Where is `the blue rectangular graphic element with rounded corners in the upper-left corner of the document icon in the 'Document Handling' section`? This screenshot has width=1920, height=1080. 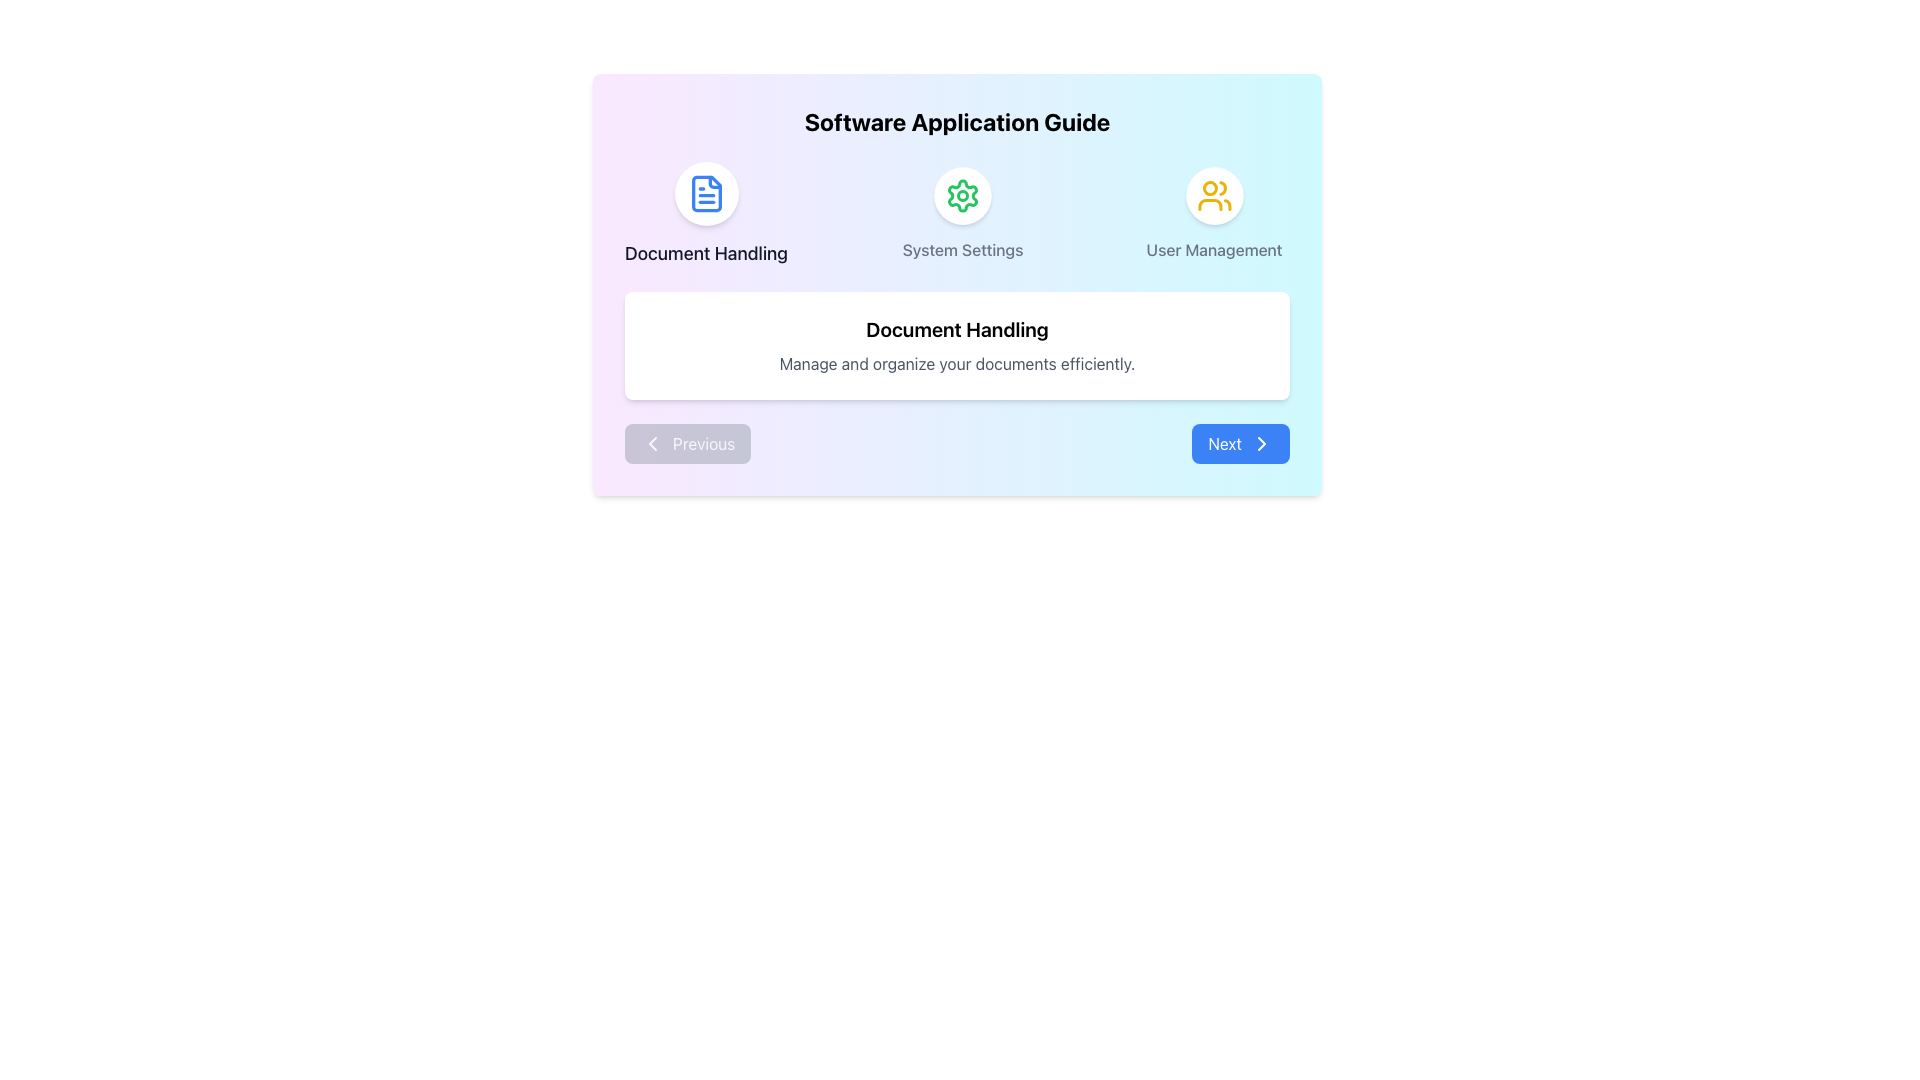
the blue rectangular graphic element with rounded corners in the upper-left corner of the document icon in the 'Document Handling' section is located at coordinates (706, 193).